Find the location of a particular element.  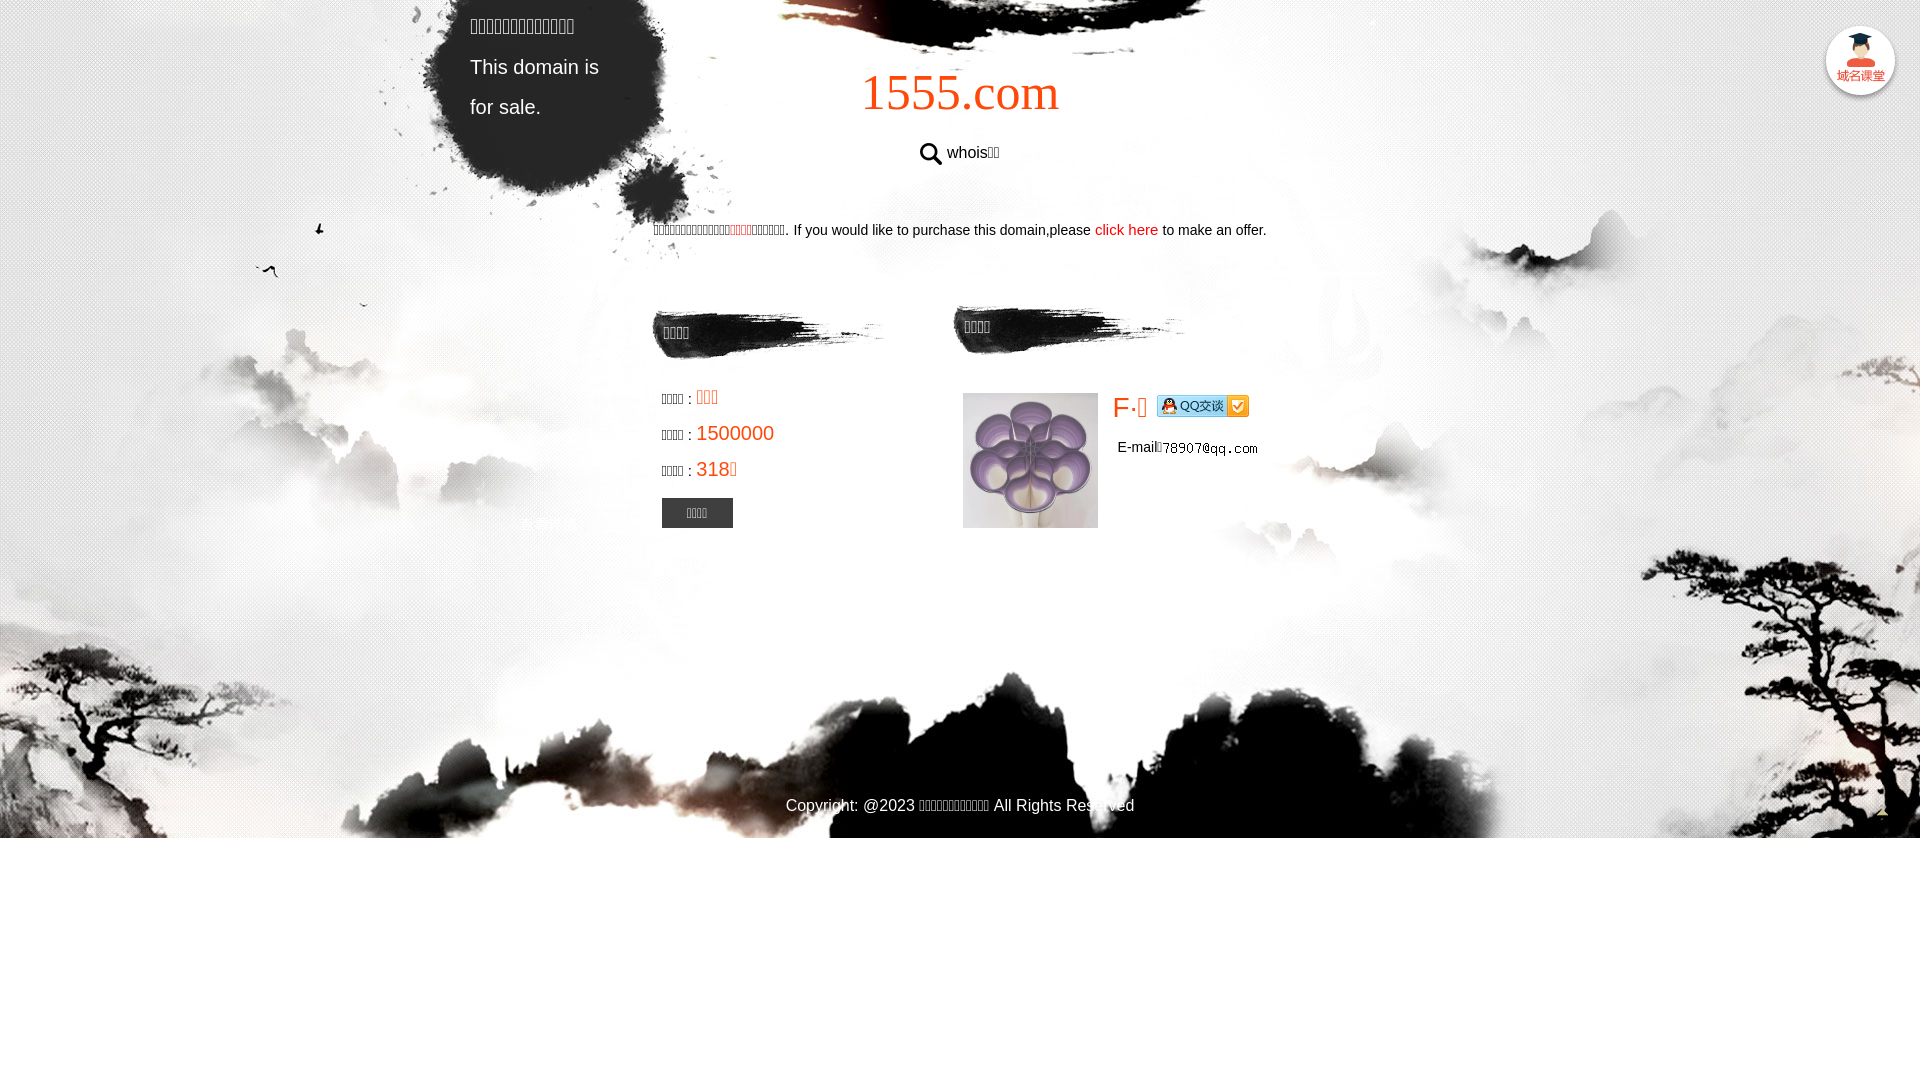

'click here' is located at coordinates (1127, 228).